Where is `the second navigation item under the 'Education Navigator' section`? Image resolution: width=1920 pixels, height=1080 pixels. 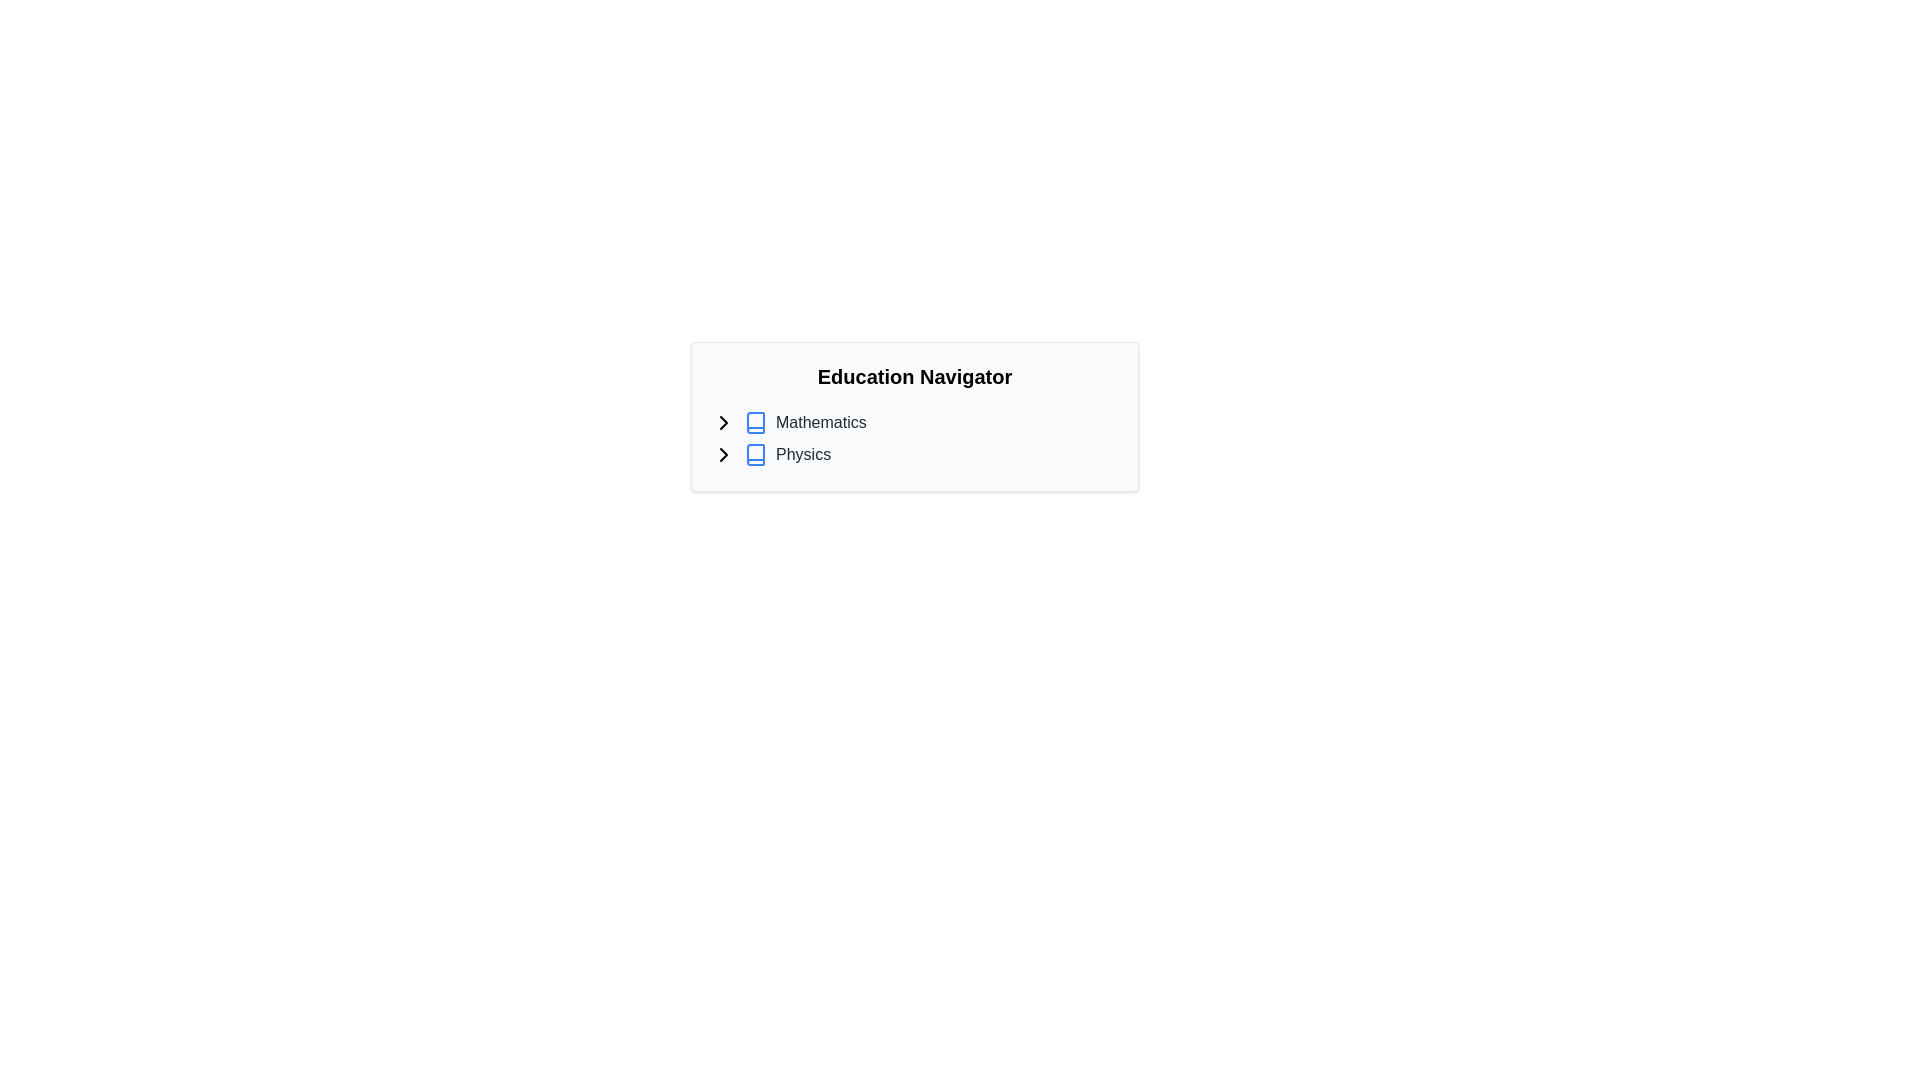 the second navigation item under the 'Education Navigator' section is located at coordinates (914, 455).